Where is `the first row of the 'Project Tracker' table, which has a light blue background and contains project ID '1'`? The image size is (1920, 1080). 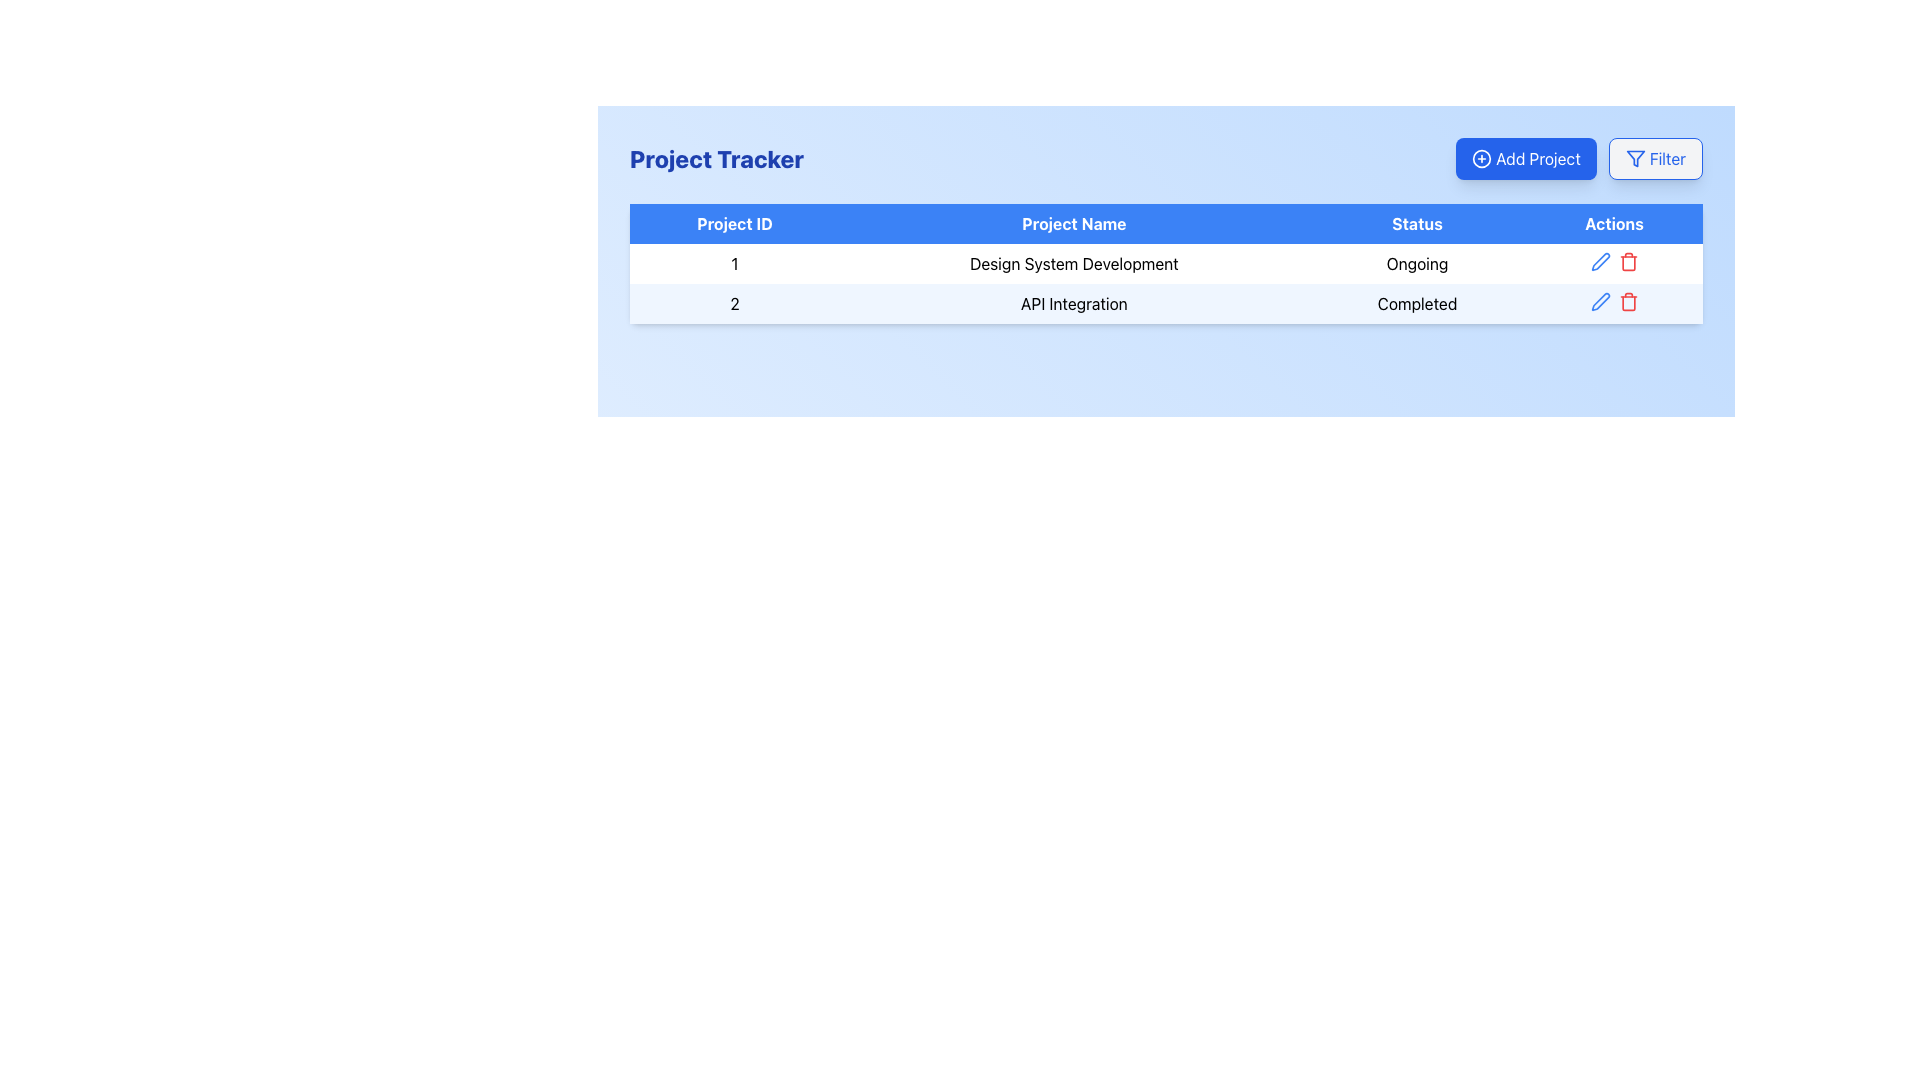 the first row of the 'Project Tracker' table, which has a light blue background and contains project ID '1' is located at coordinates (1166, 262).